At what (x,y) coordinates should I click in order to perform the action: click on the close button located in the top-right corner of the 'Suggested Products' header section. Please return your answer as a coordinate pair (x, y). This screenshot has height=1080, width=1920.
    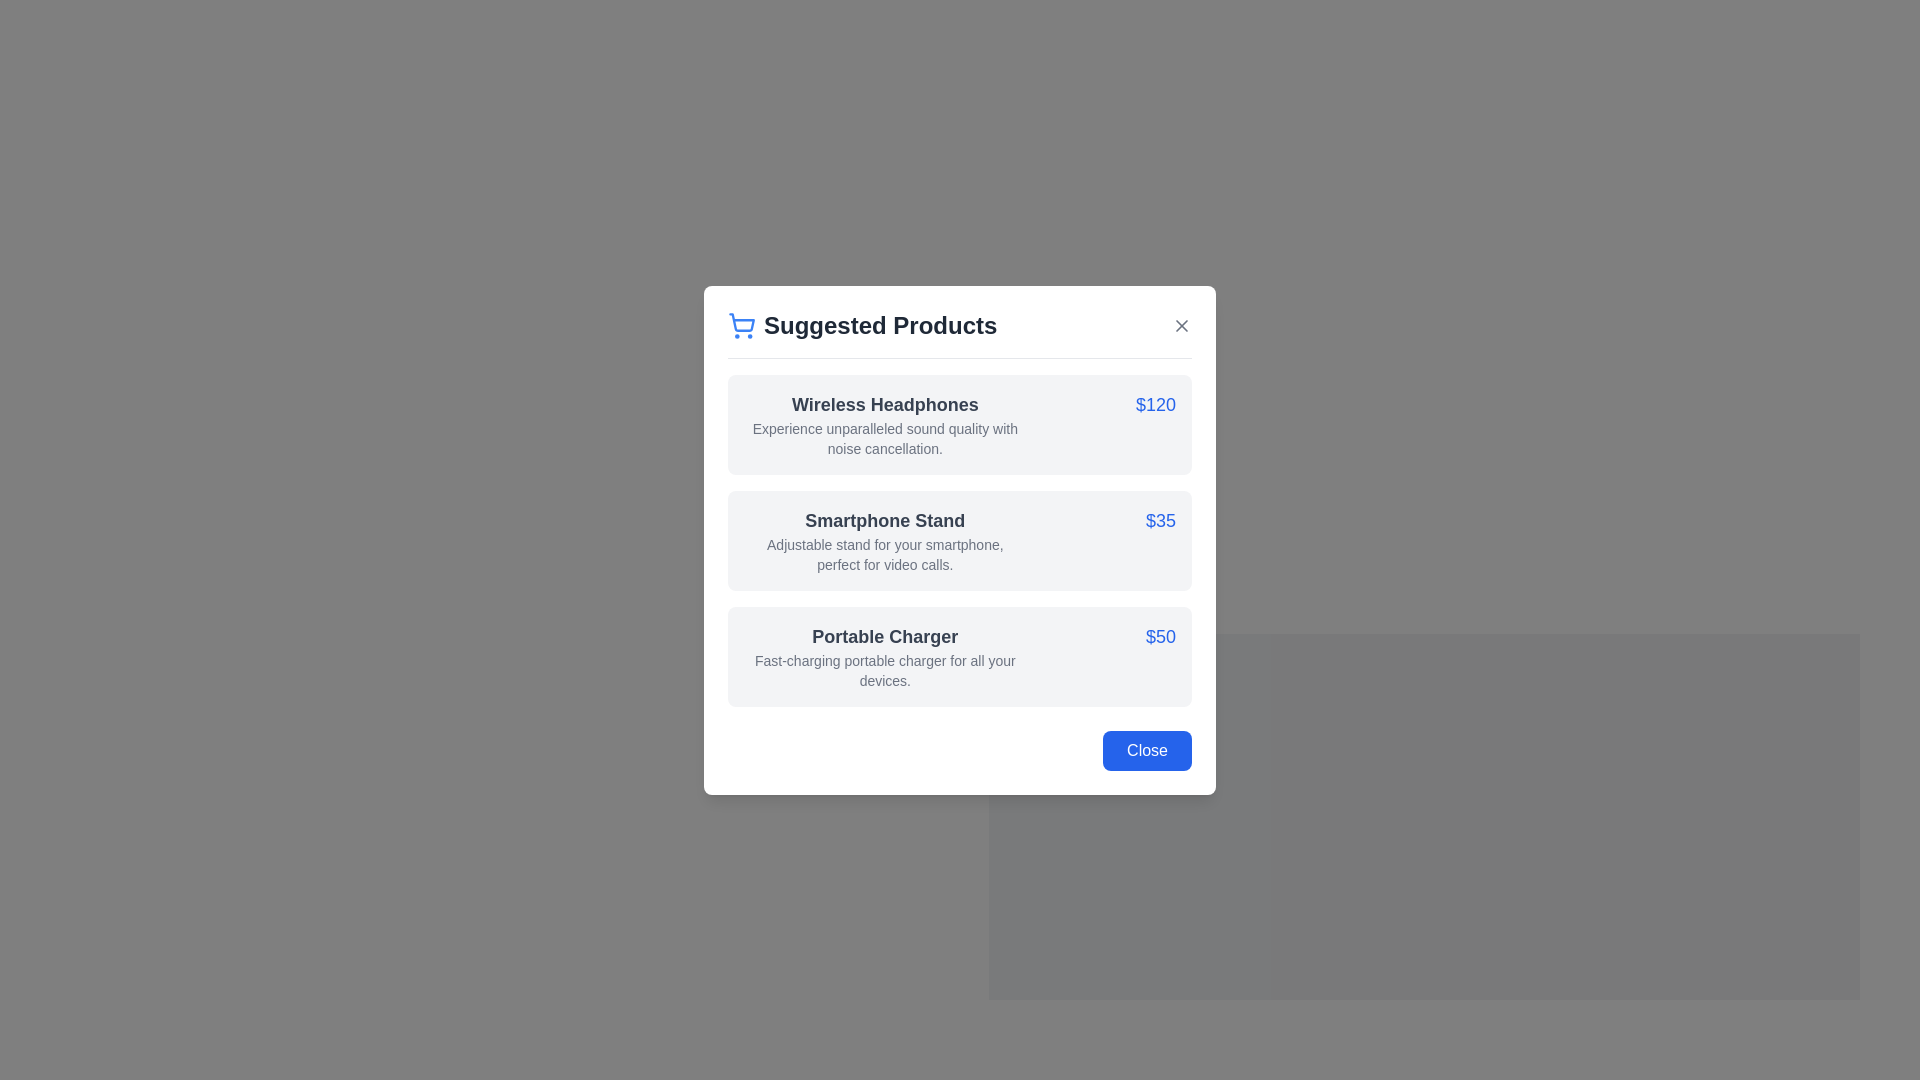
    Looking at the image, I should click on (1181, 323).